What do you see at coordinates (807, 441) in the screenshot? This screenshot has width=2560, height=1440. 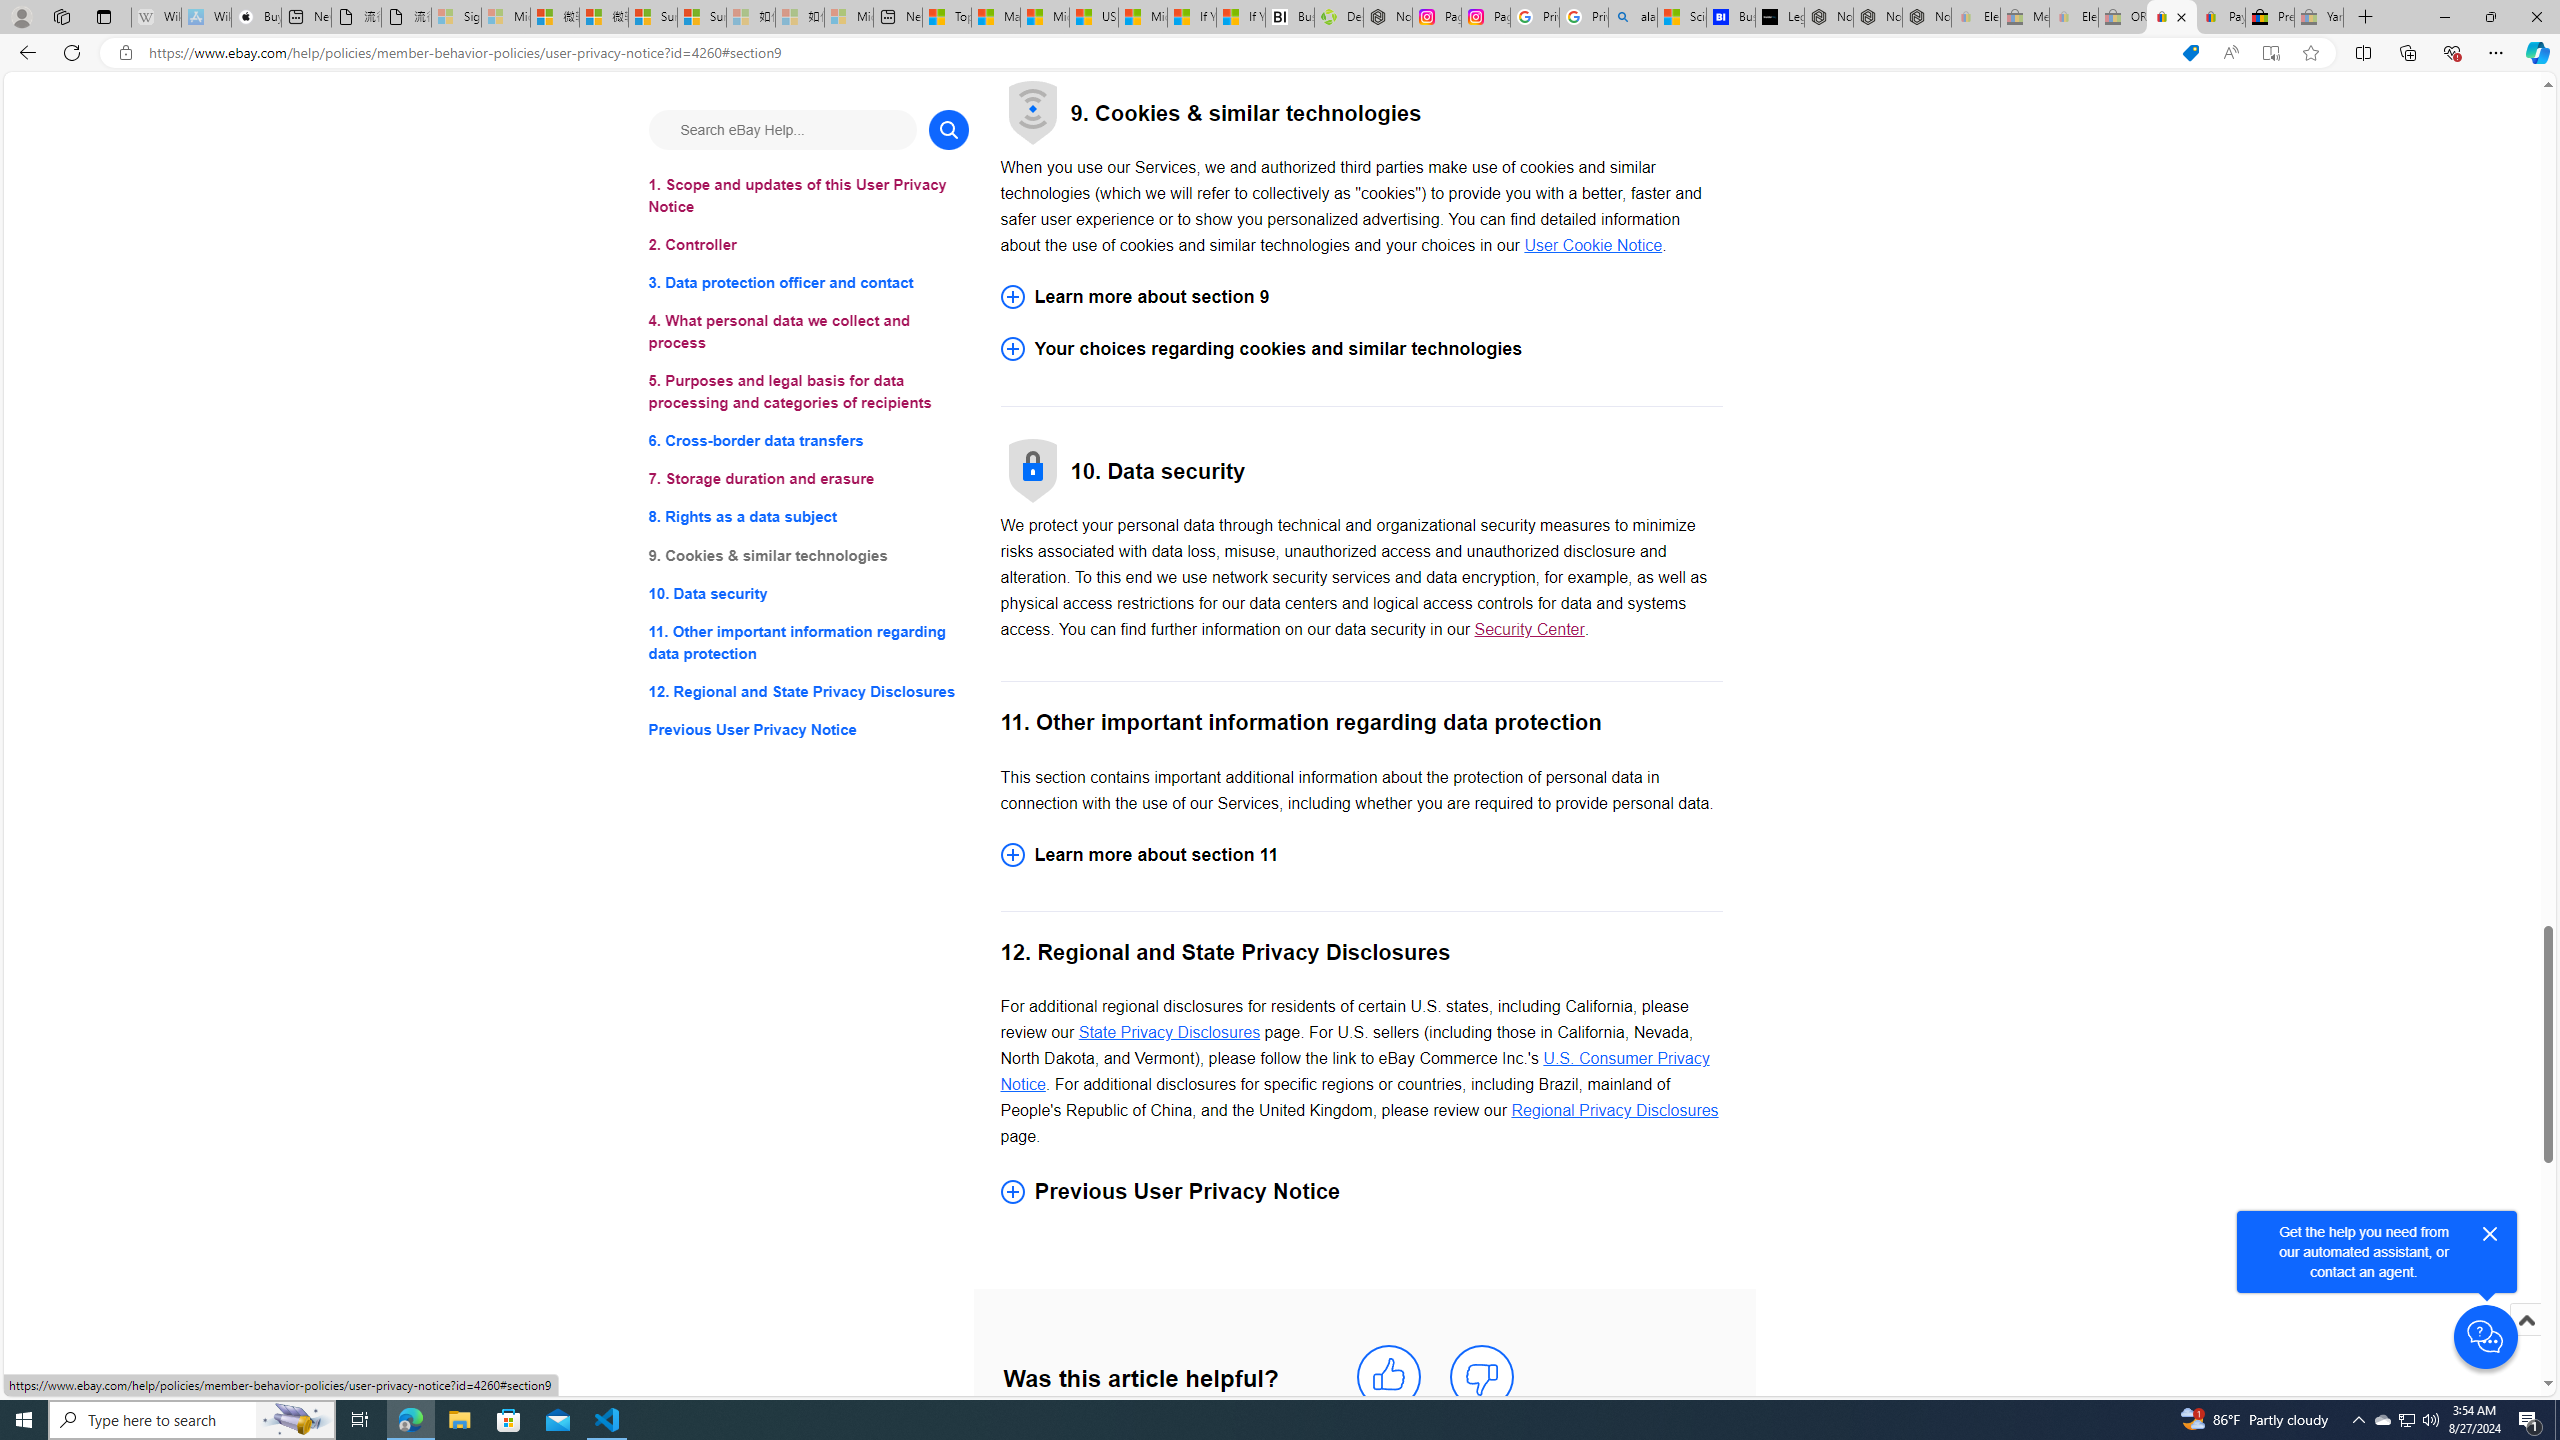 I see `'6. Cross-border data transfers'` at bounding box center [807, 441].